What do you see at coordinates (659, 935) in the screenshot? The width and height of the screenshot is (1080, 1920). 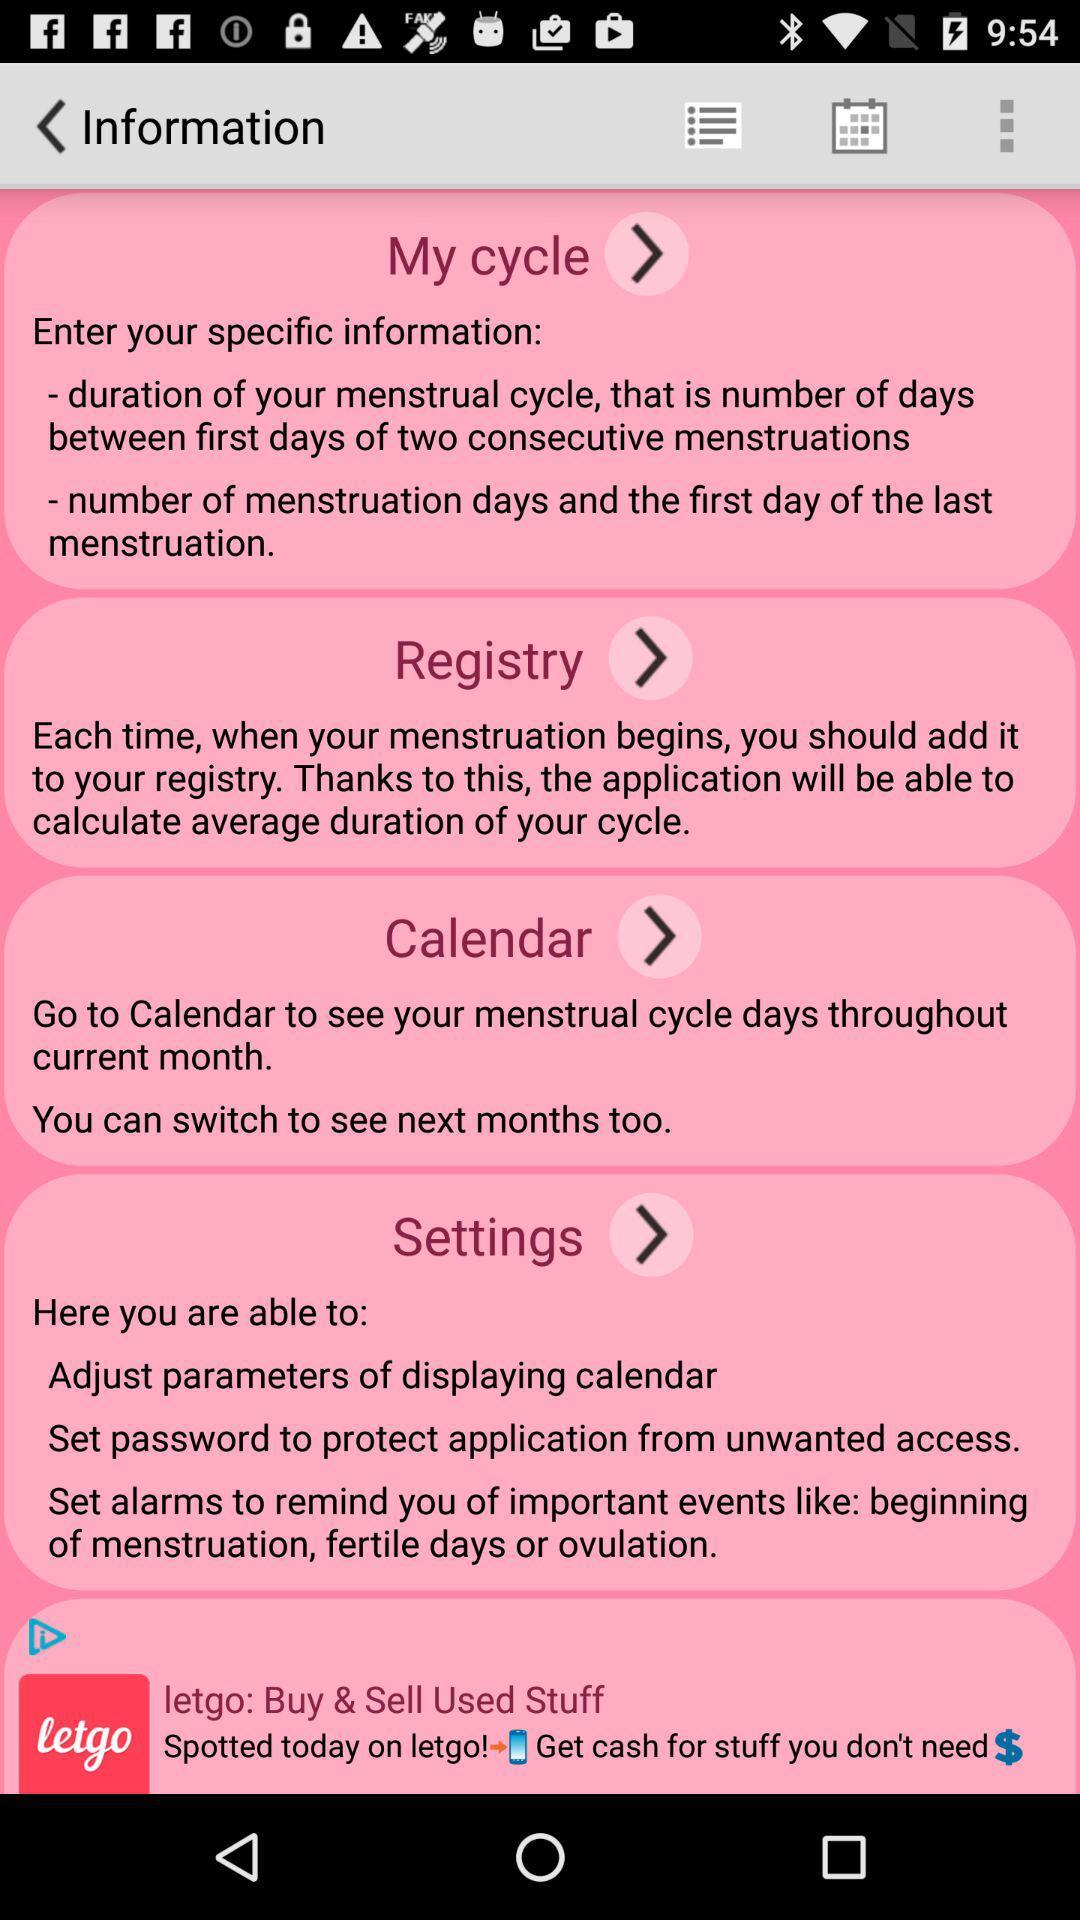 I see `the icon below the each time when item` at bounding box center [659, 935].